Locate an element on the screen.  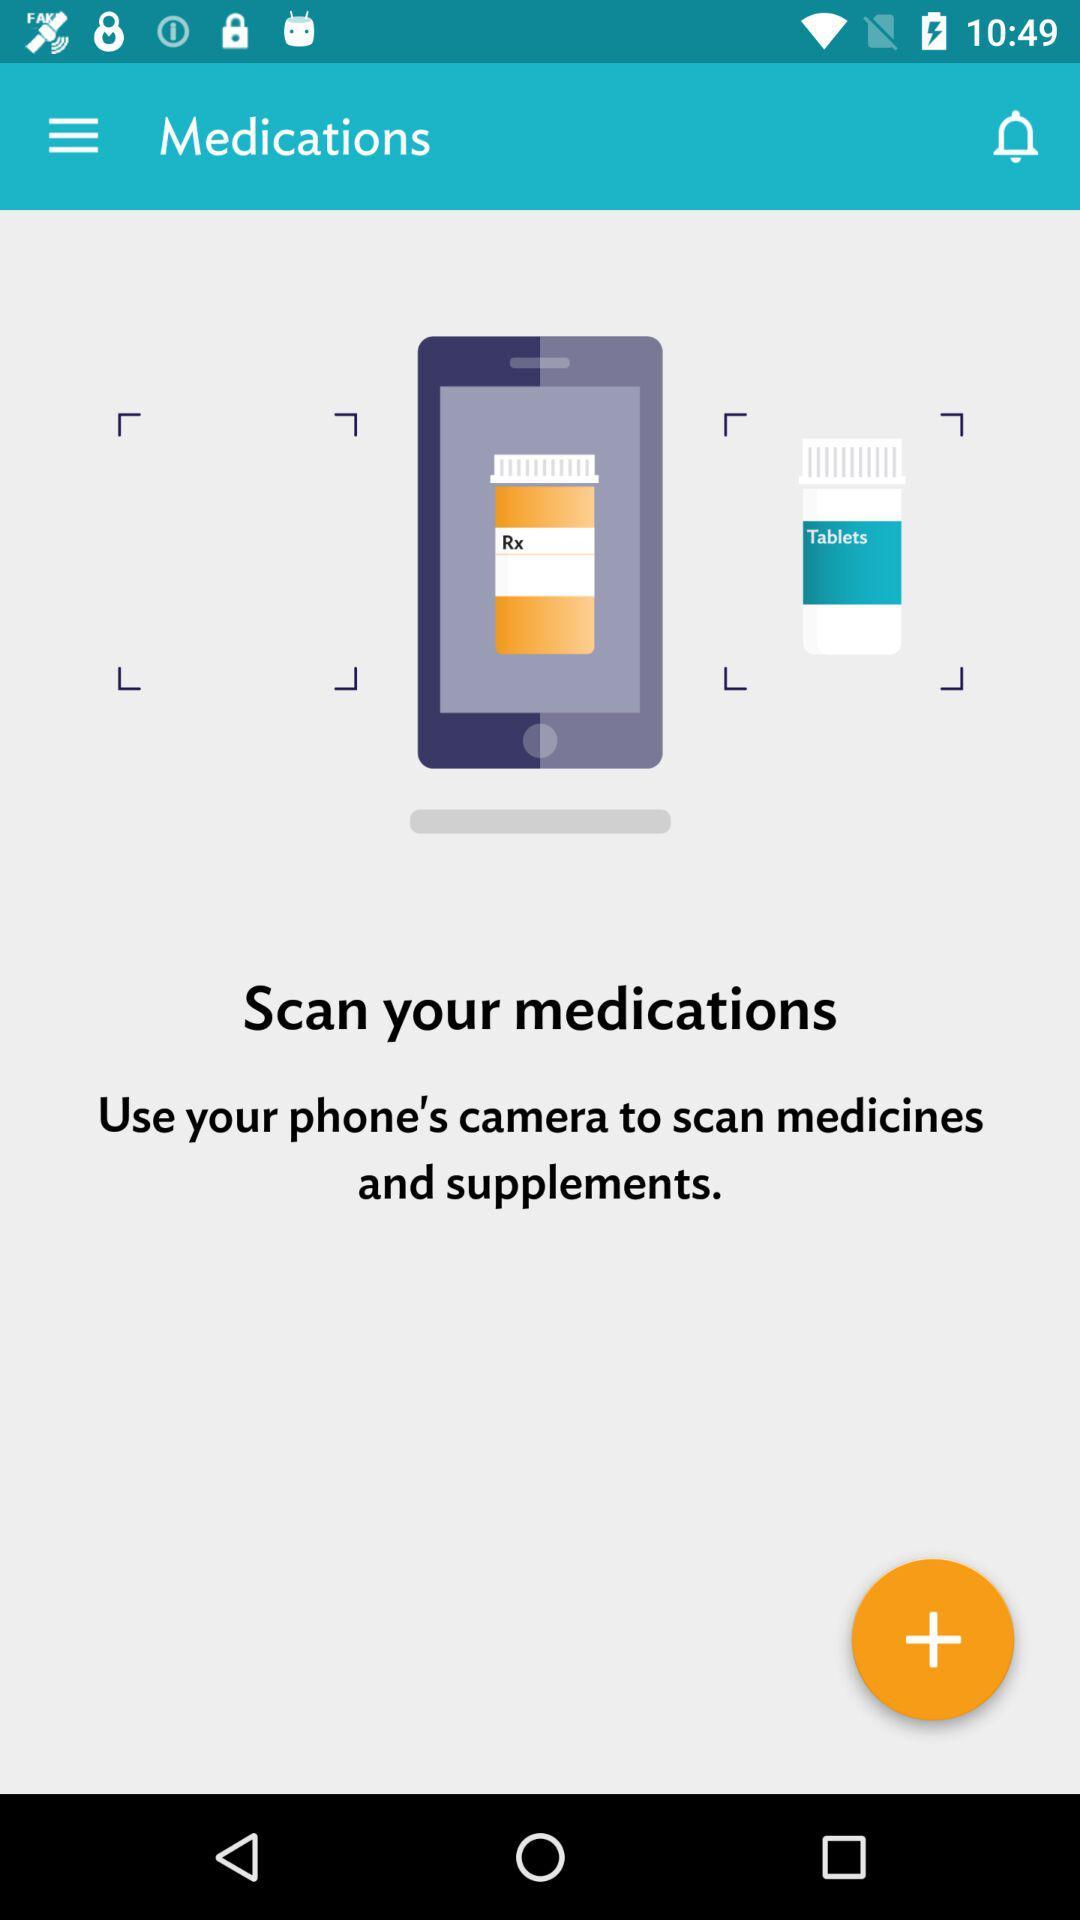
item at the top right corner is located at coordinates (1017, 135).